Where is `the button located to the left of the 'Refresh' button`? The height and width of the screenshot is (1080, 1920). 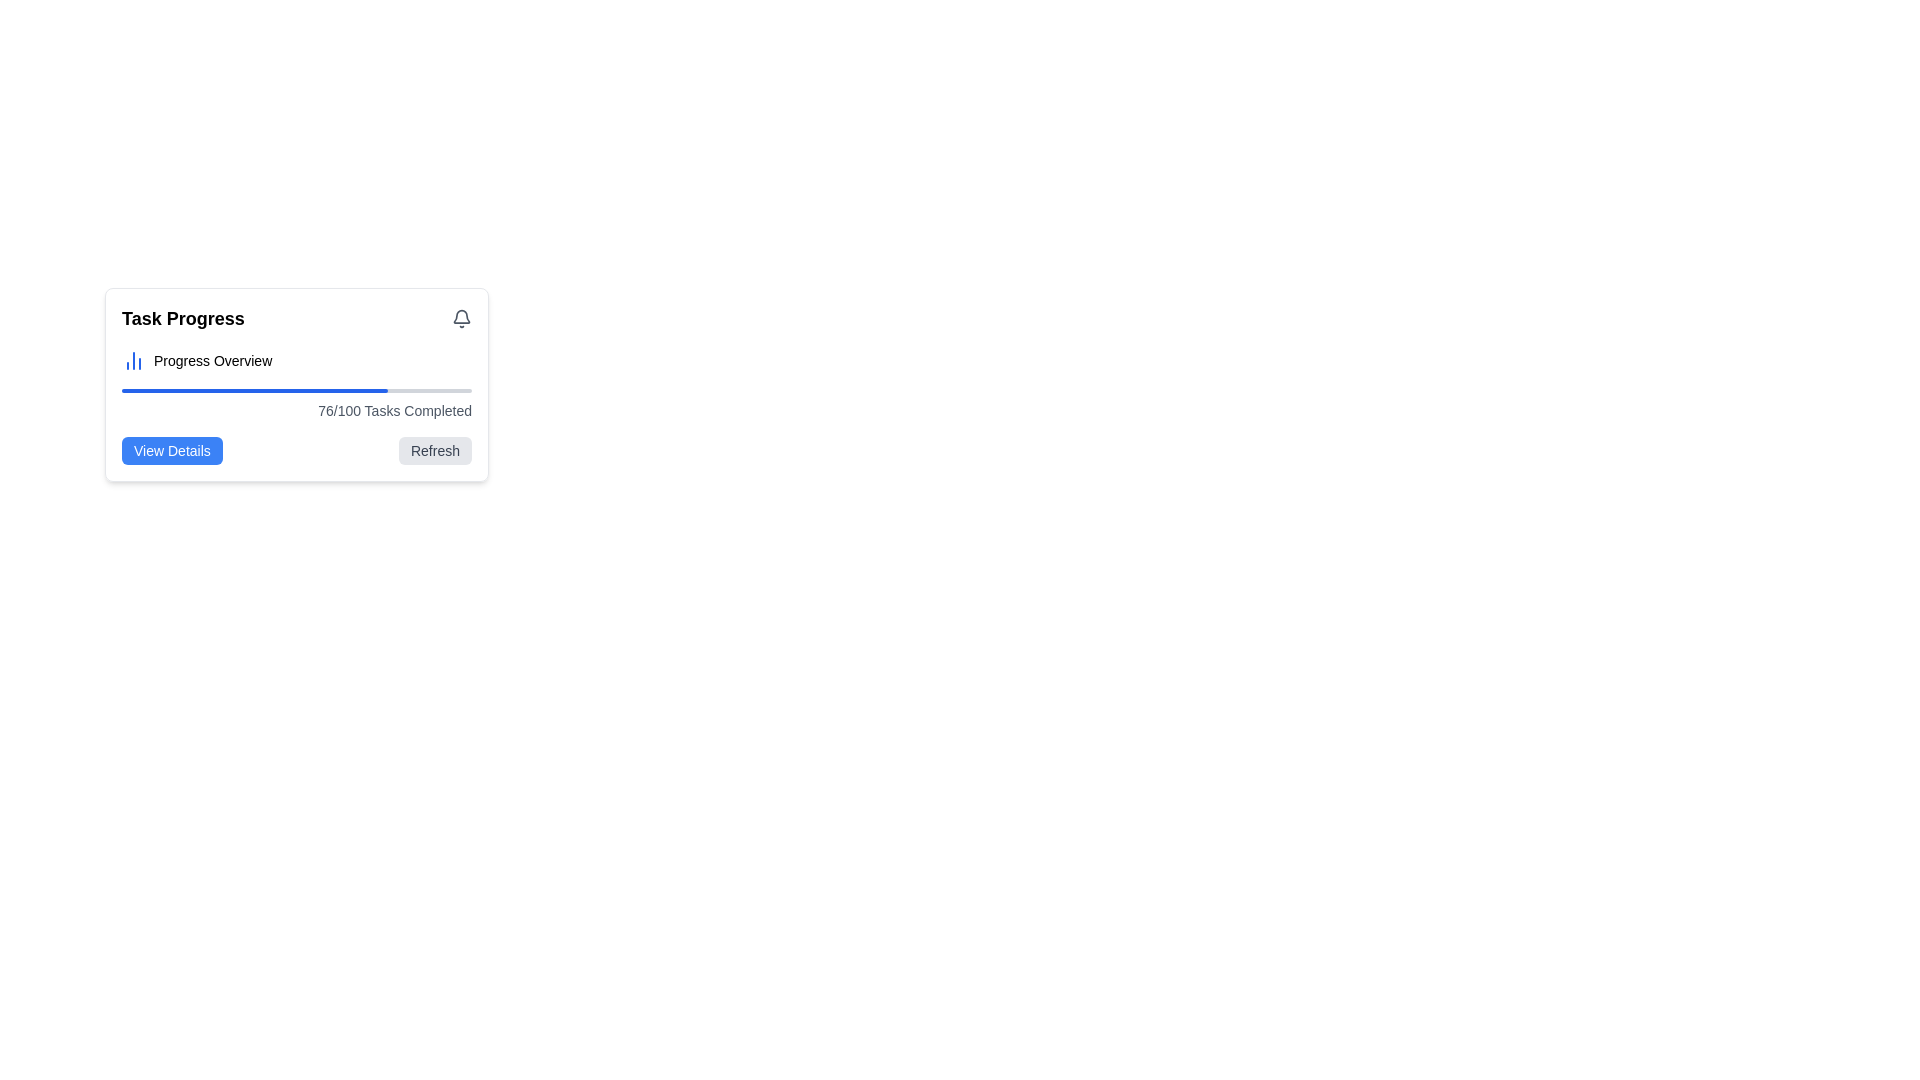
the button located to the left of the 'Refresh' button is located at coordinates (172, 451).